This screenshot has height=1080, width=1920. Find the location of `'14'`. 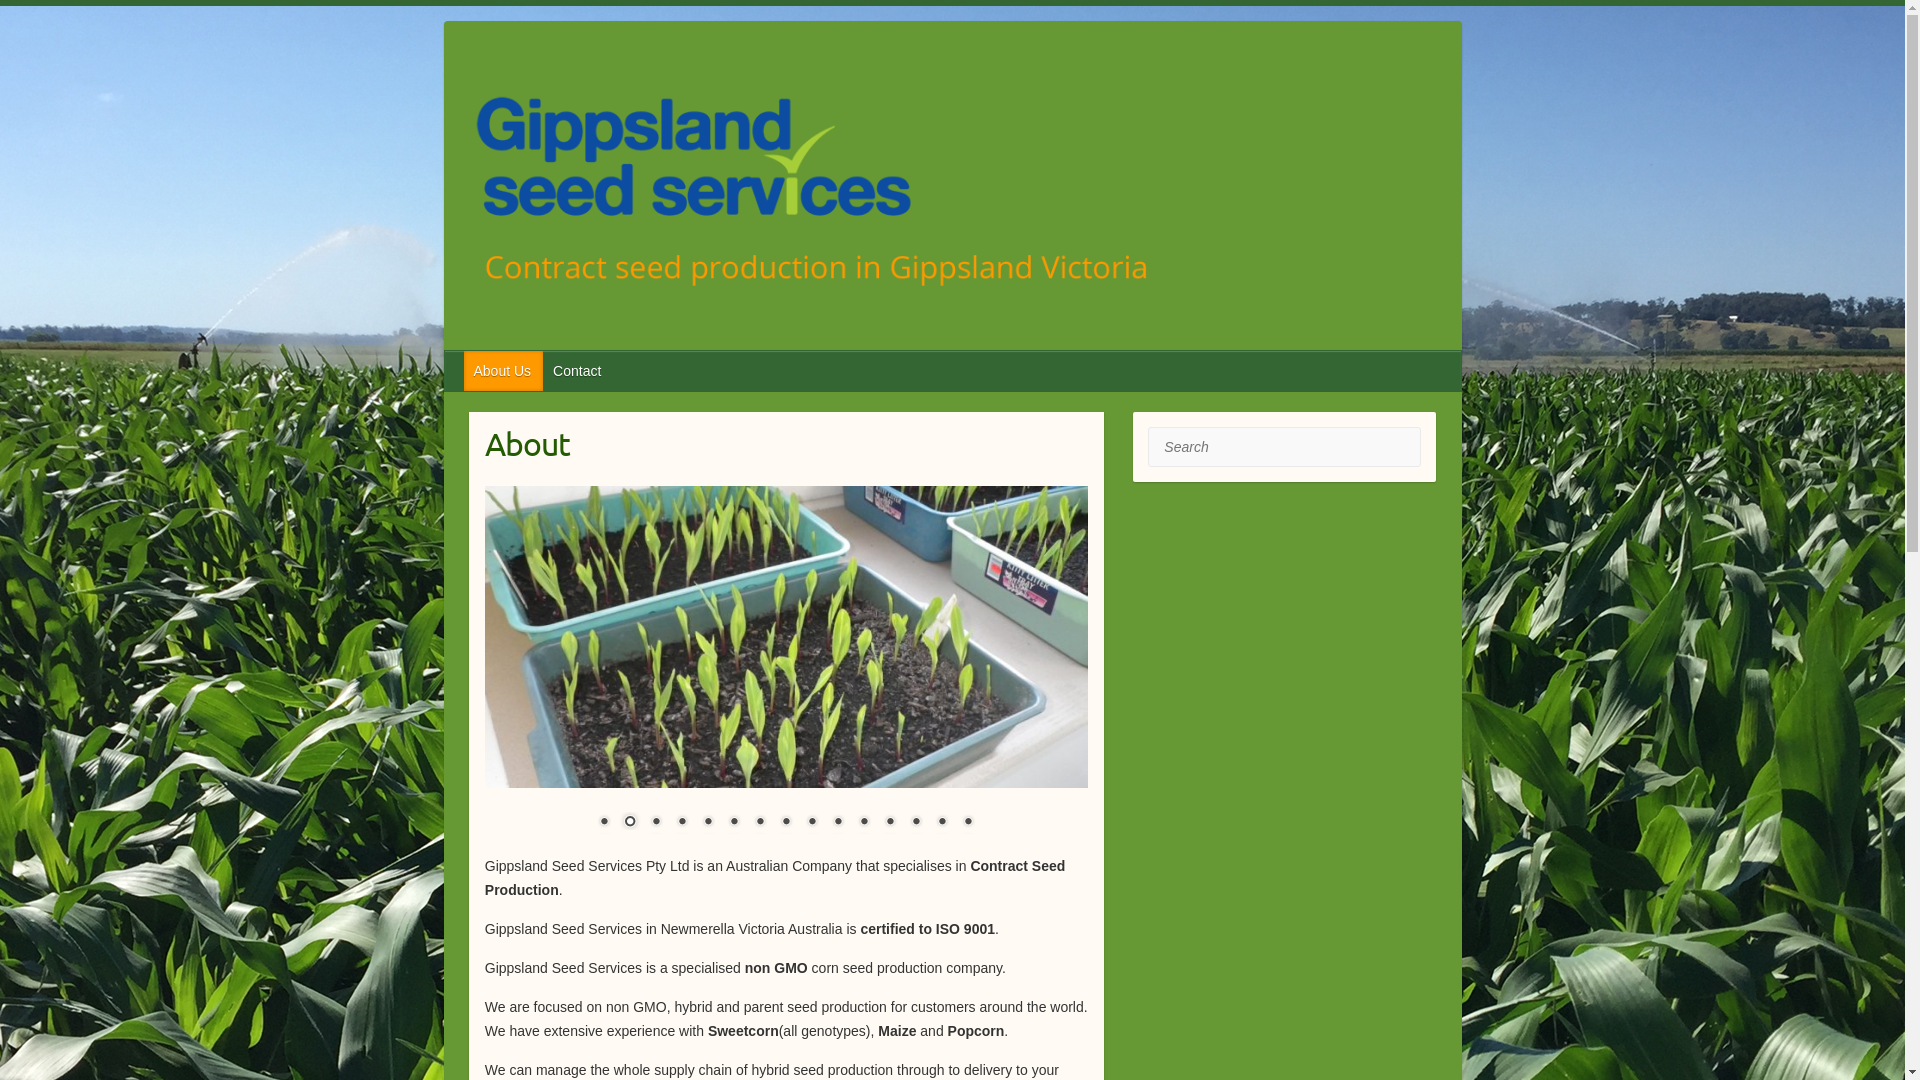

'14' is located at coordinates (940, 822).